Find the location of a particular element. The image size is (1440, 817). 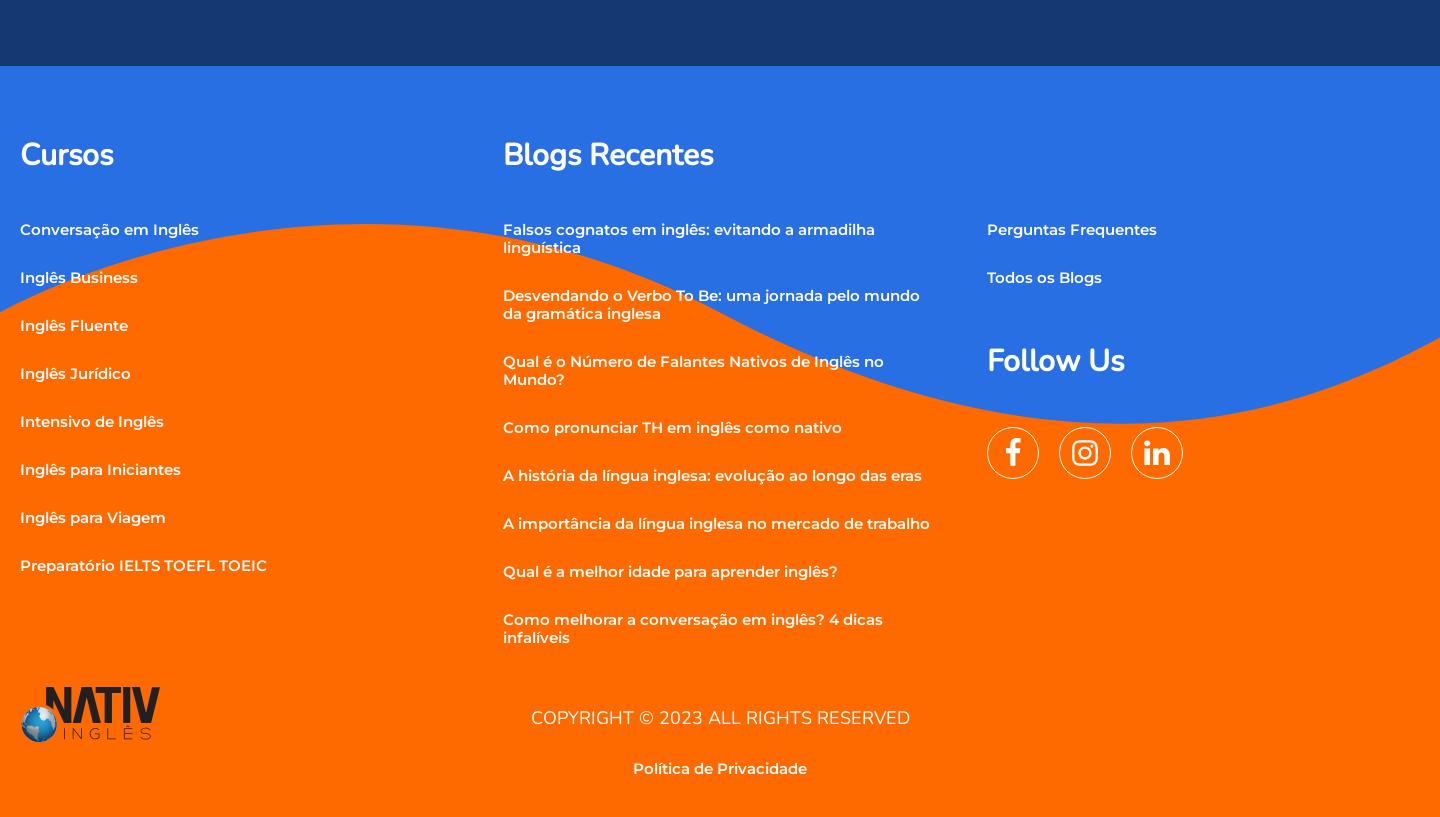

'Intensivo de Inglês' is located at coordinates (92, 420).